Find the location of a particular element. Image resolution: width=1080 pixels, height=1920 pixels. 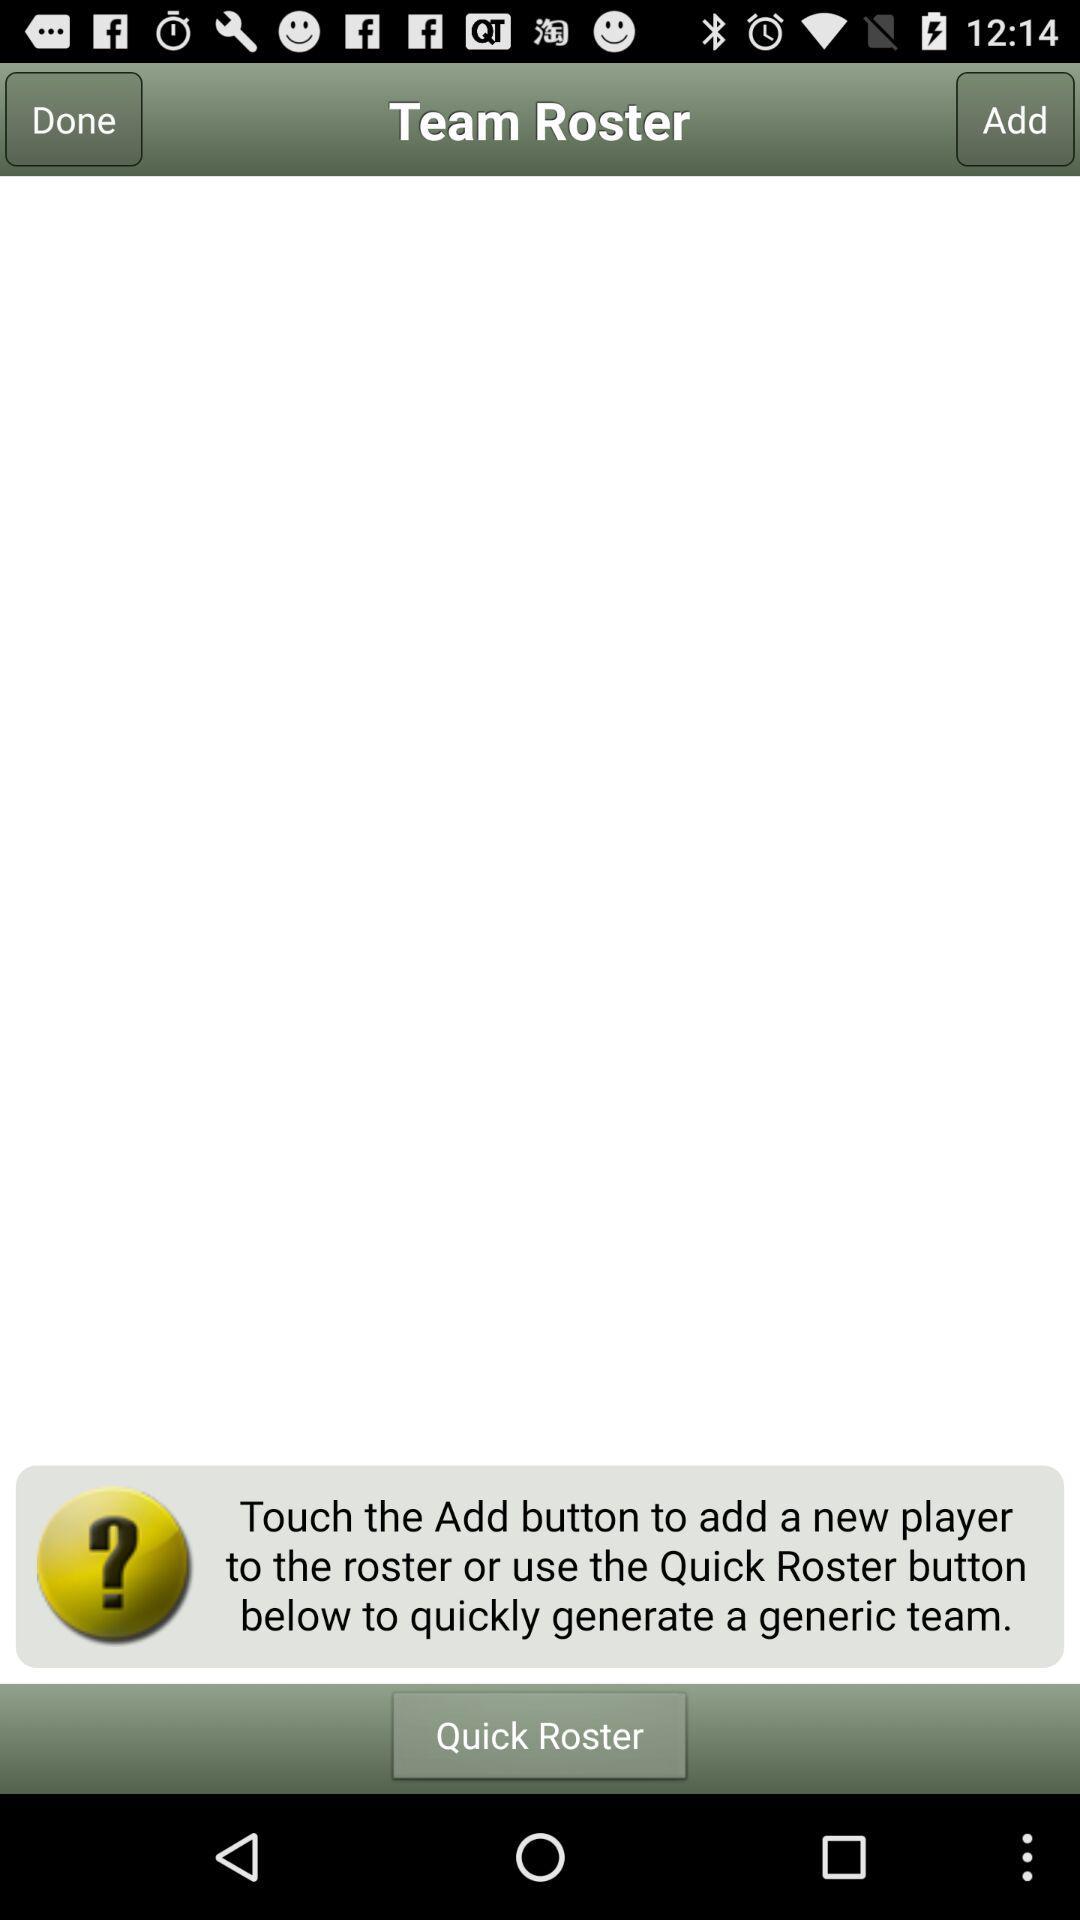

the done at the top left corner is located at coordinates (72, 118).